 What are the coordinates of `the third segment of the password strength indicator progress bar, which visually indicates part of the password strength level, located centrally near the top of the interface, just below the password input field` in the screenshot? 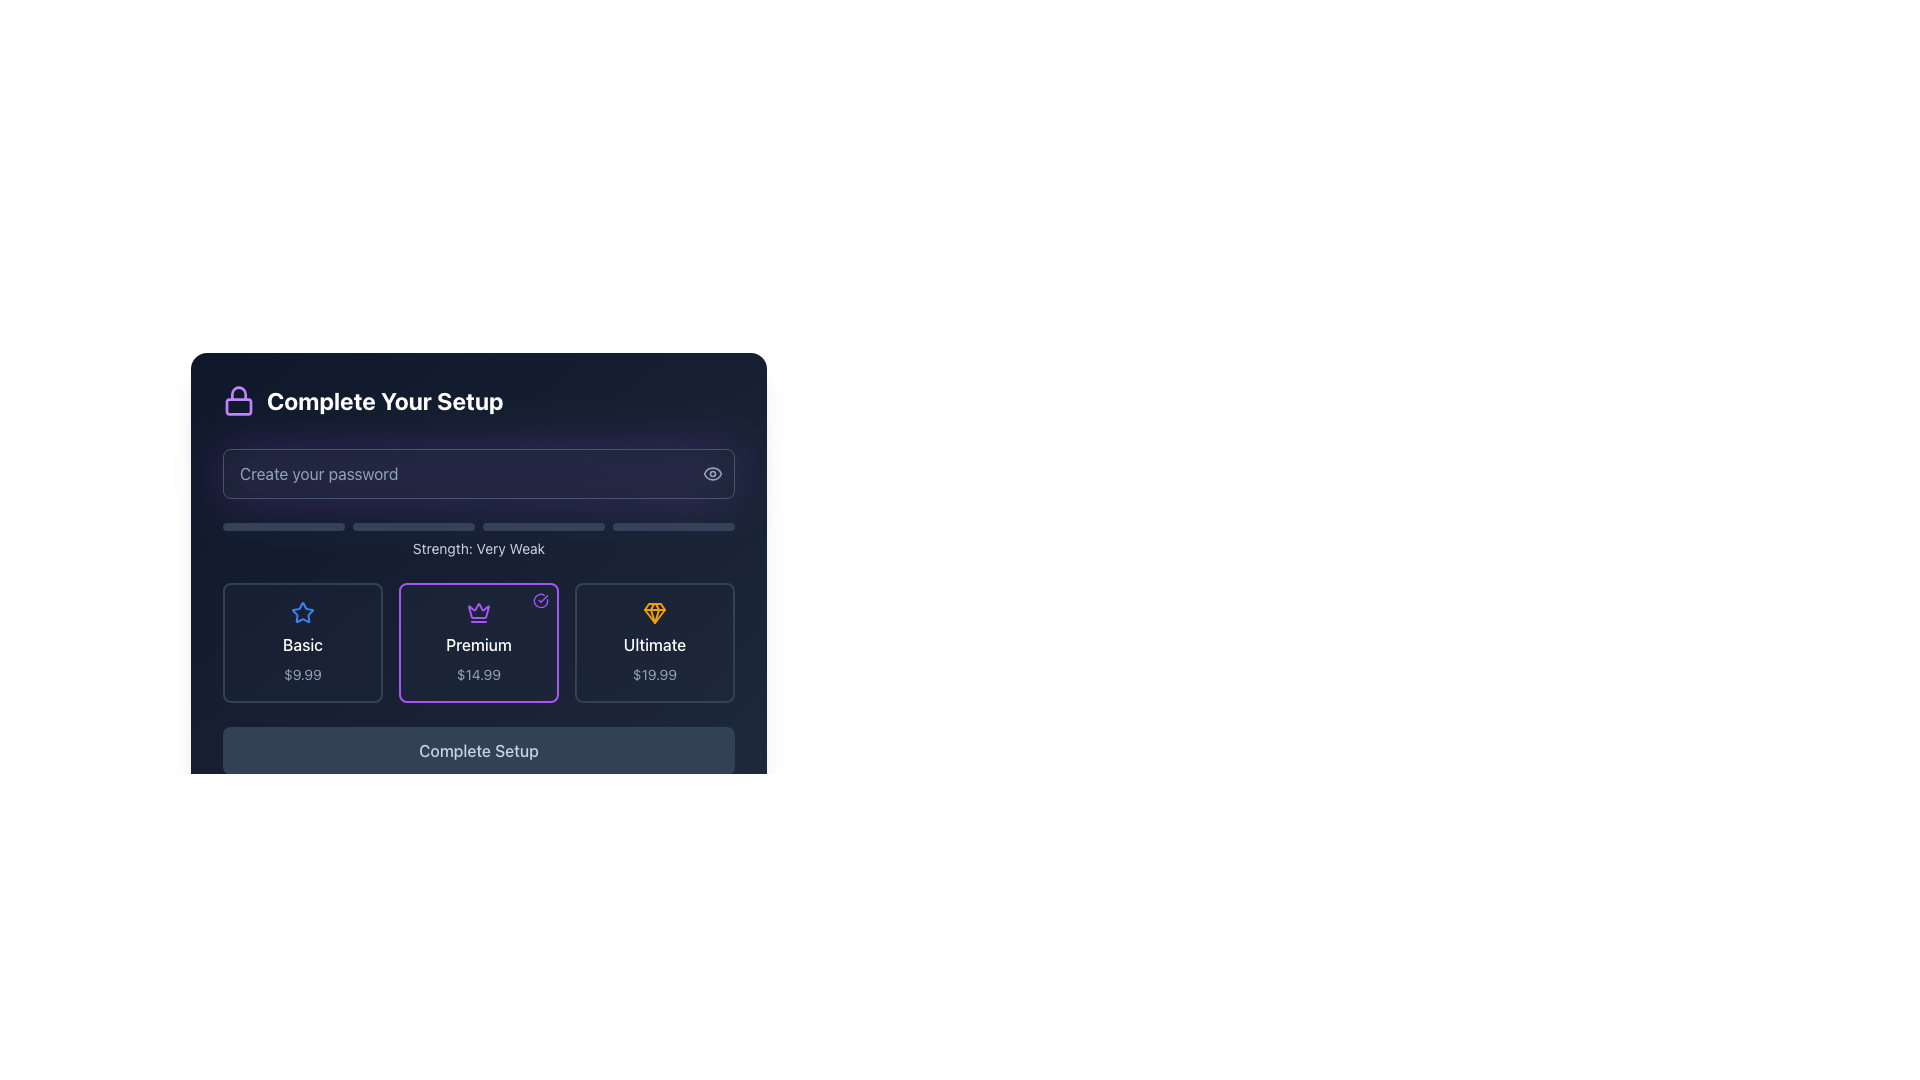 It's located at (543, 526).